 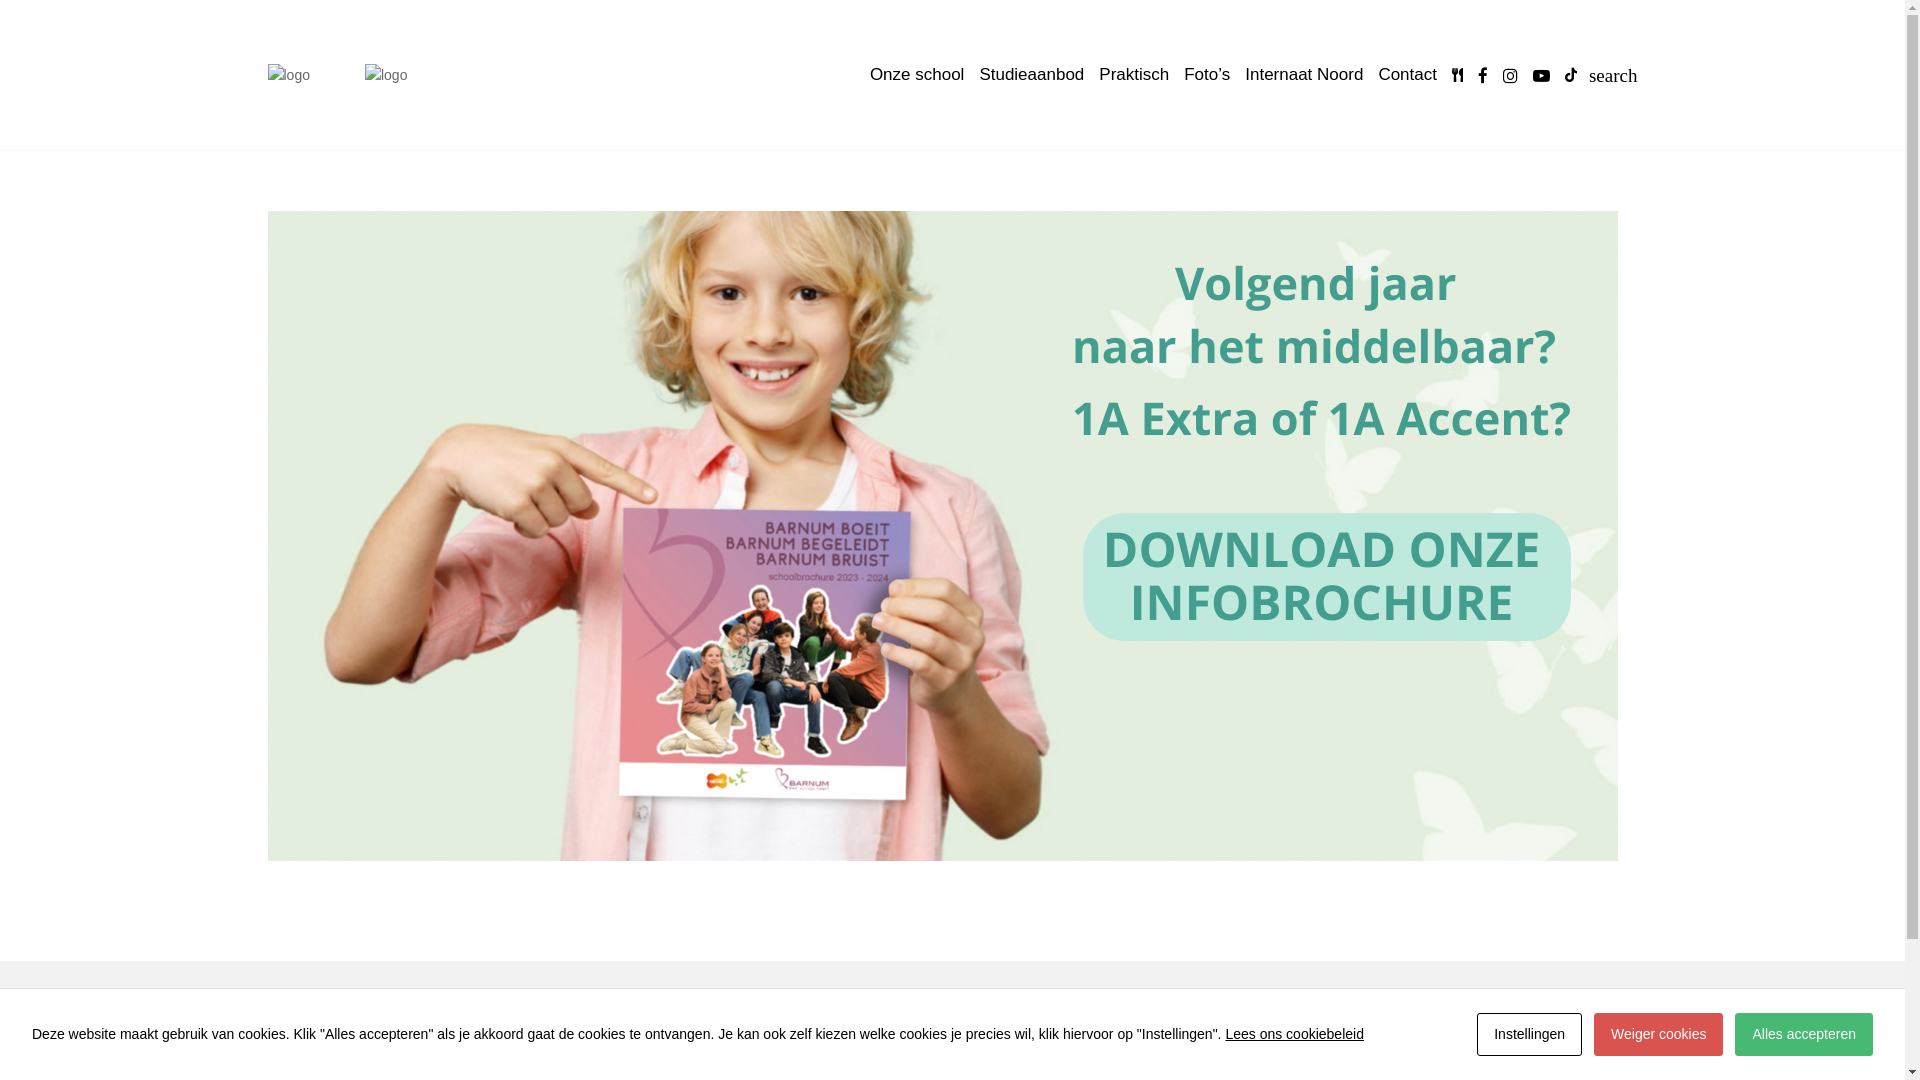 What do you see at coordinates (1294, 1033) in the screenshot?
I see `'Lees ons cookiebeleid'` at bounding box center [1294, 1033].